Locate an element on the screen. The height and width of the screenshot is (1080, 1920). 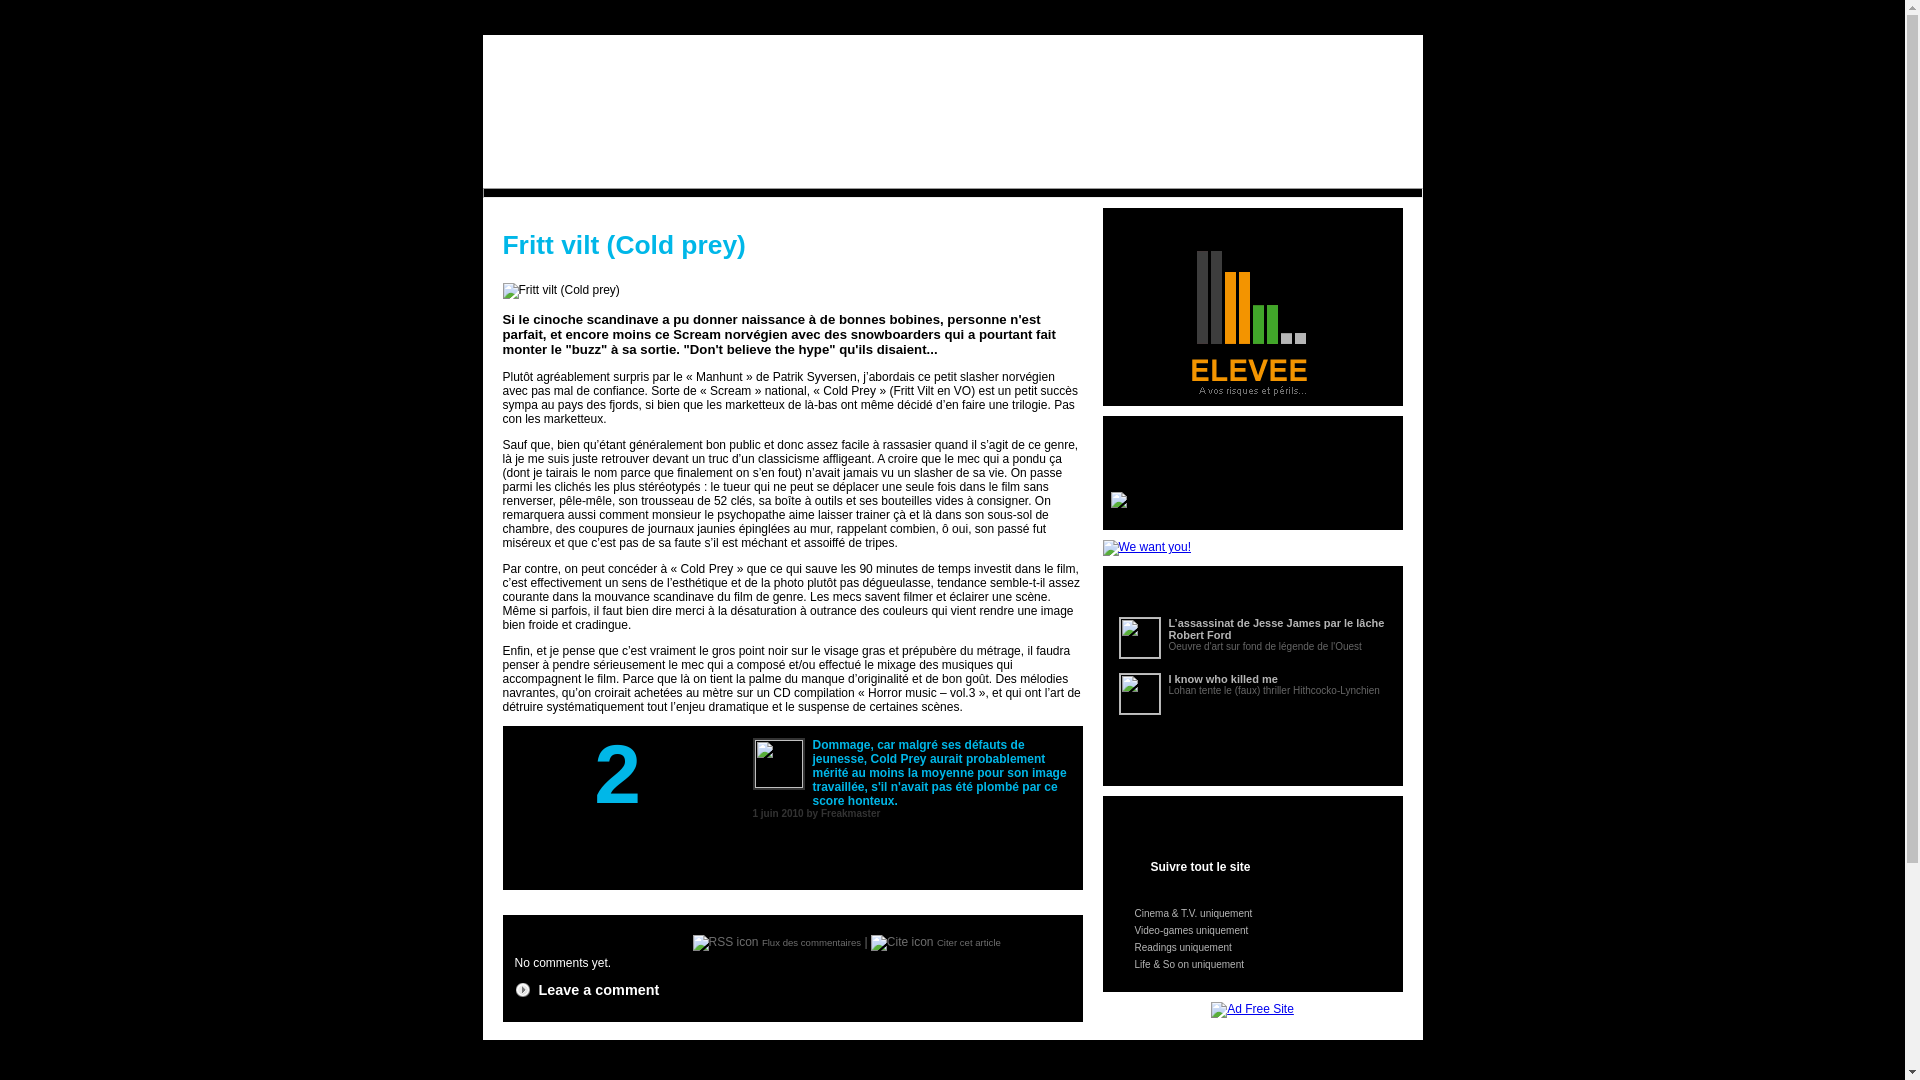
'Citer cet article' is located at coordinates (969, 943).